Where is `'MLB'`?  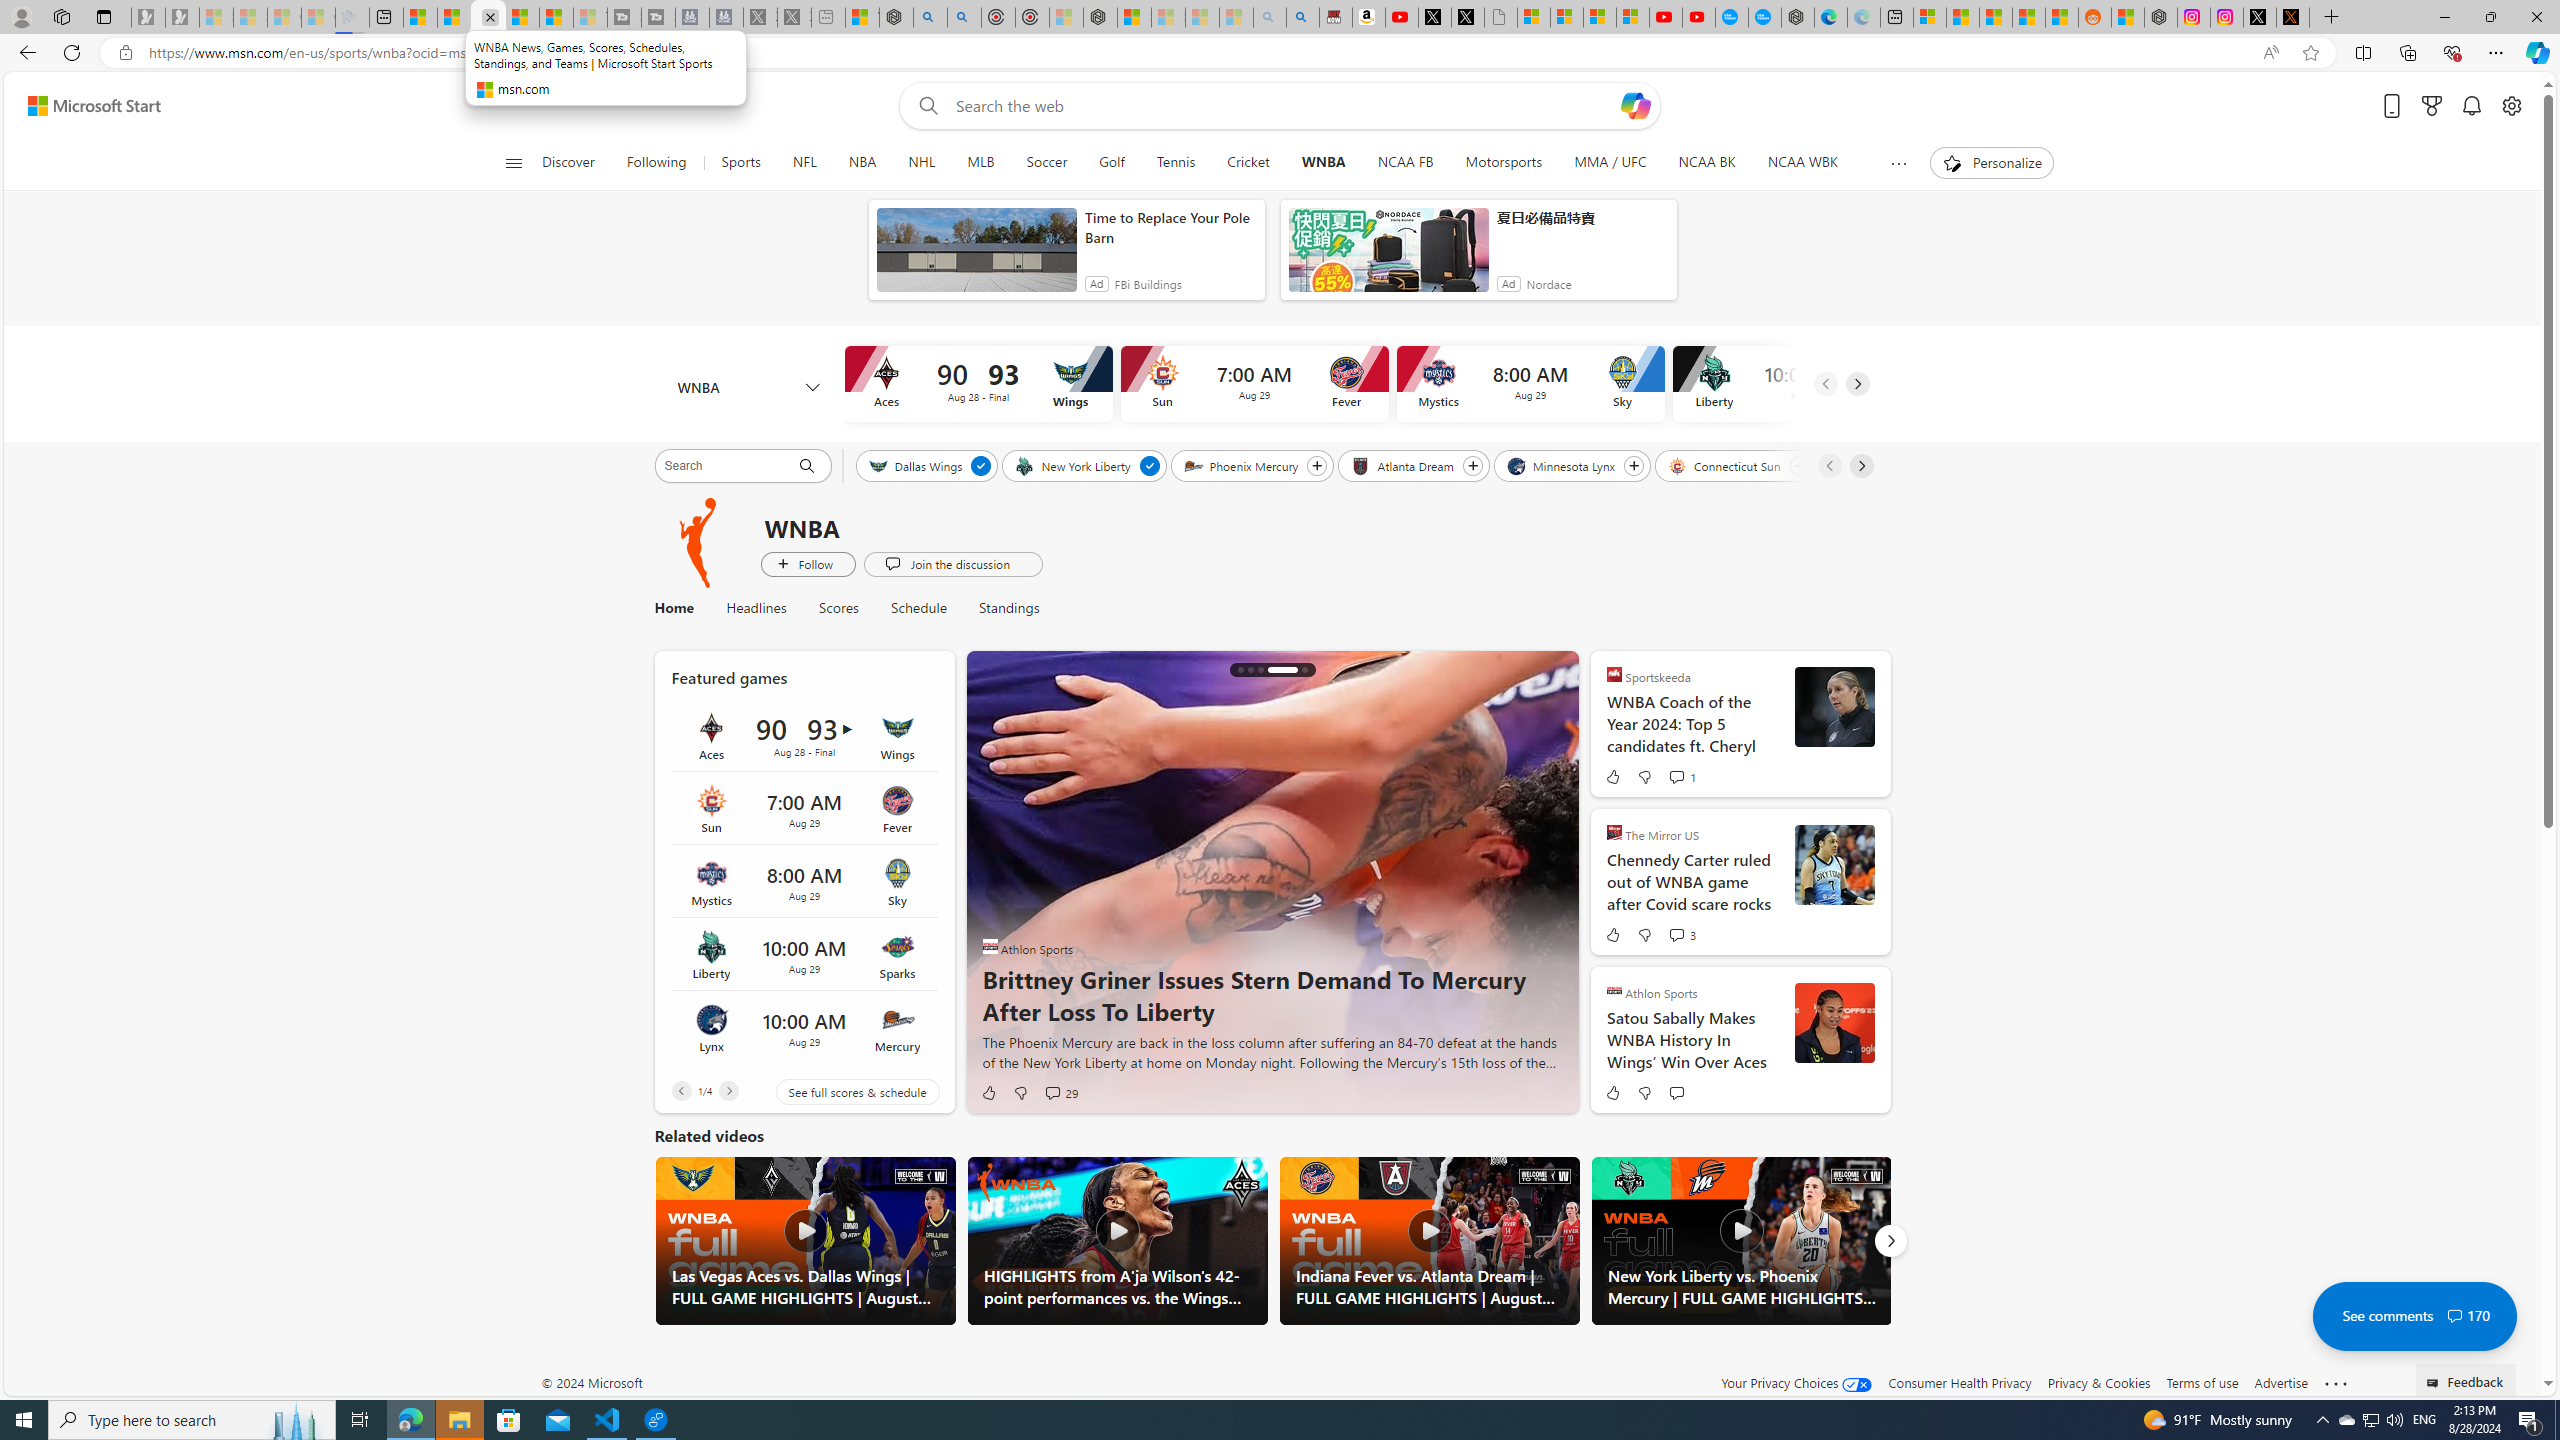
'MLB' is located at coordinates (979, 162).